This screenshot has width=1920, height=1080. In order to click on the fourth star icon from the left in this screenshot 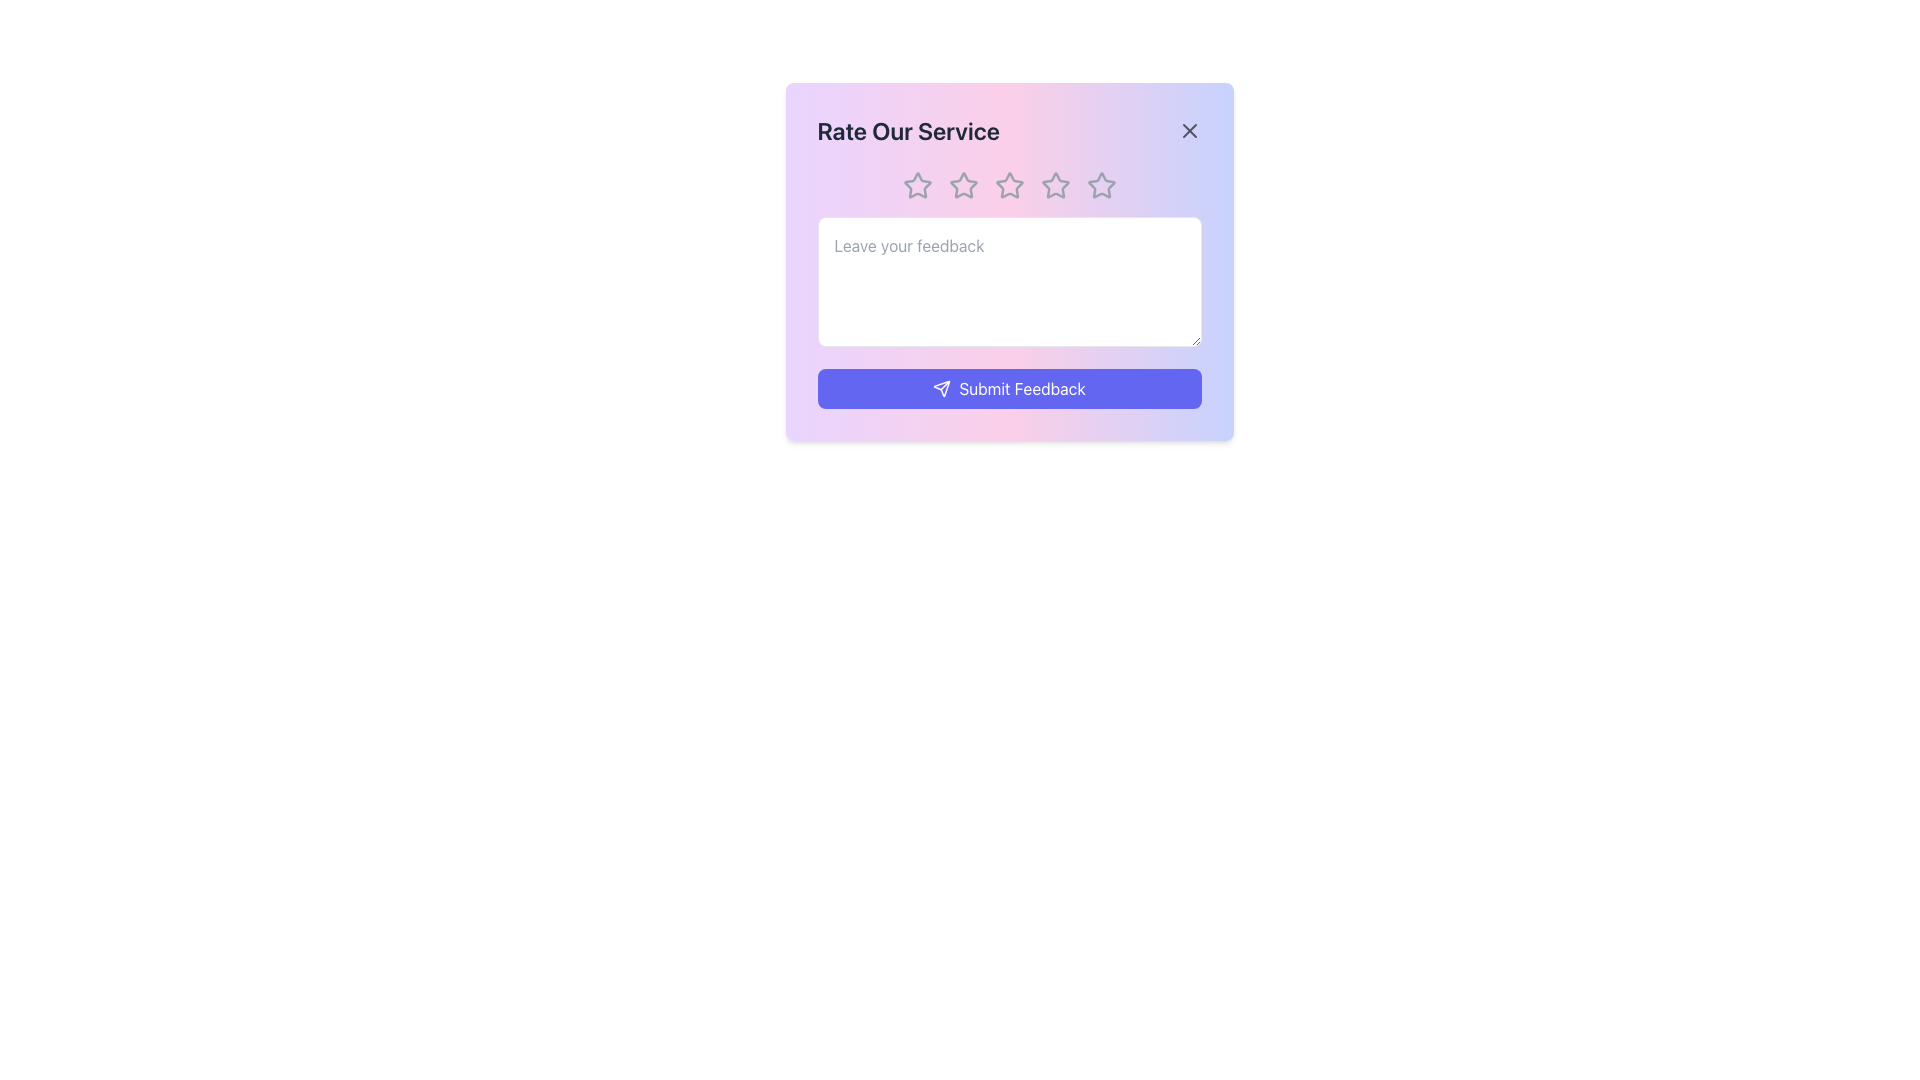, I will do `click(1054, 185)`.